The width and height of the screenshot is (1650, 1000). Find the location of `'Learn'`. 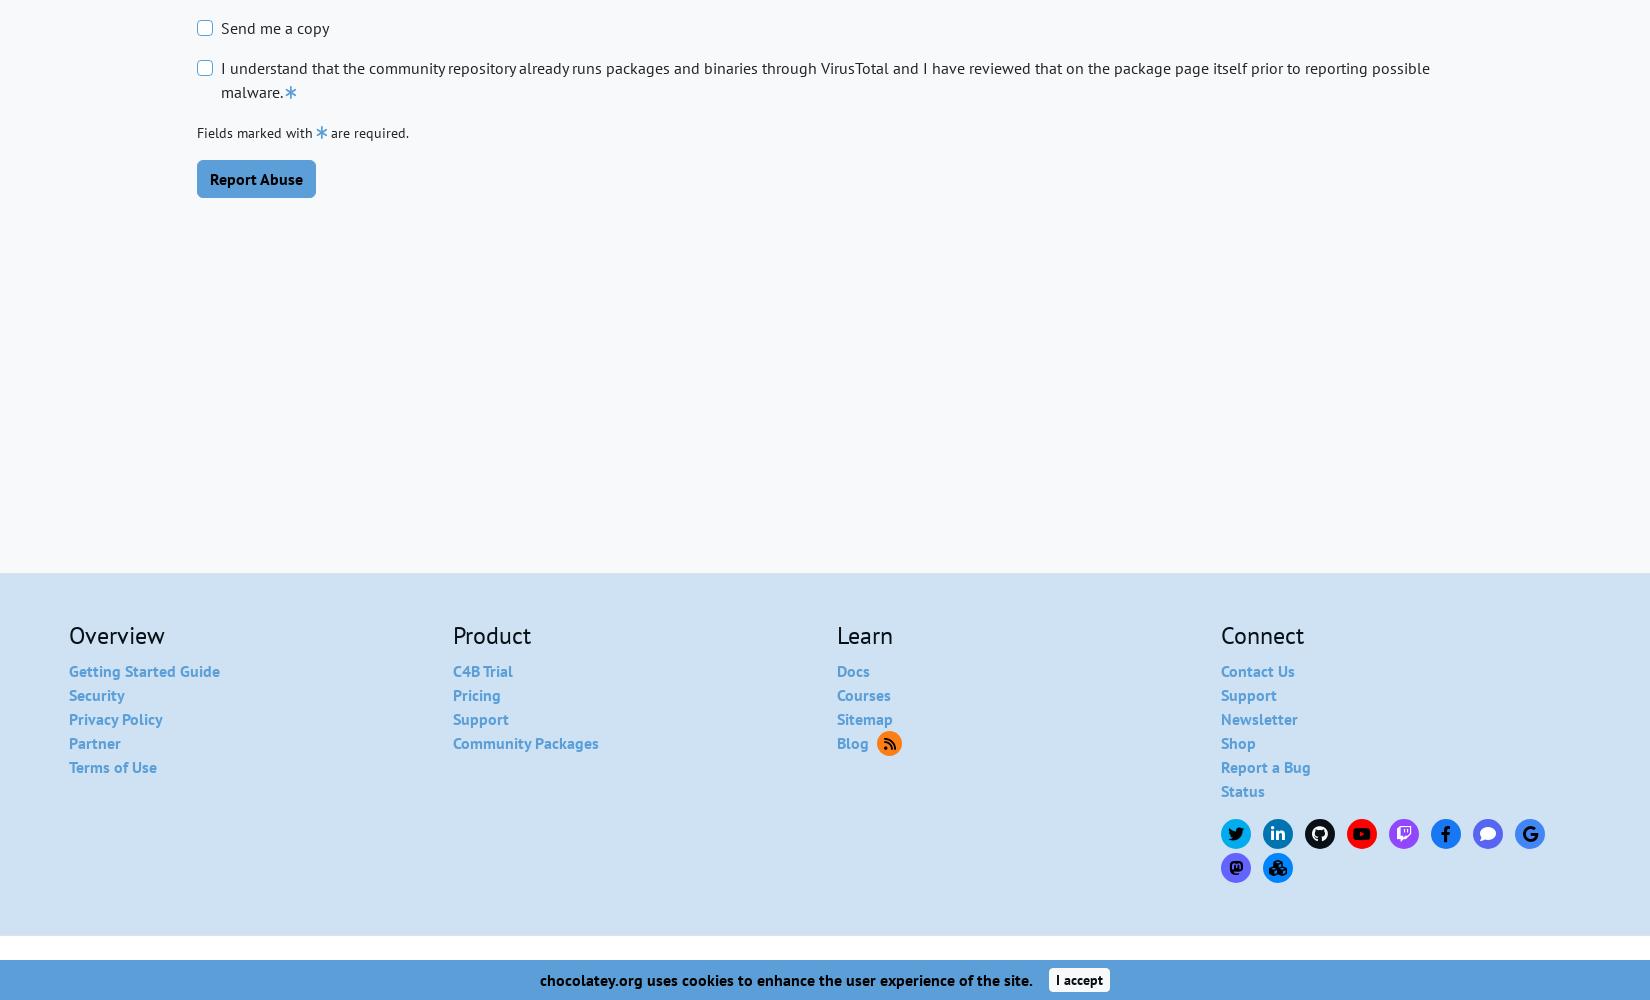

'Learn' is located at coordinates (864, 635).